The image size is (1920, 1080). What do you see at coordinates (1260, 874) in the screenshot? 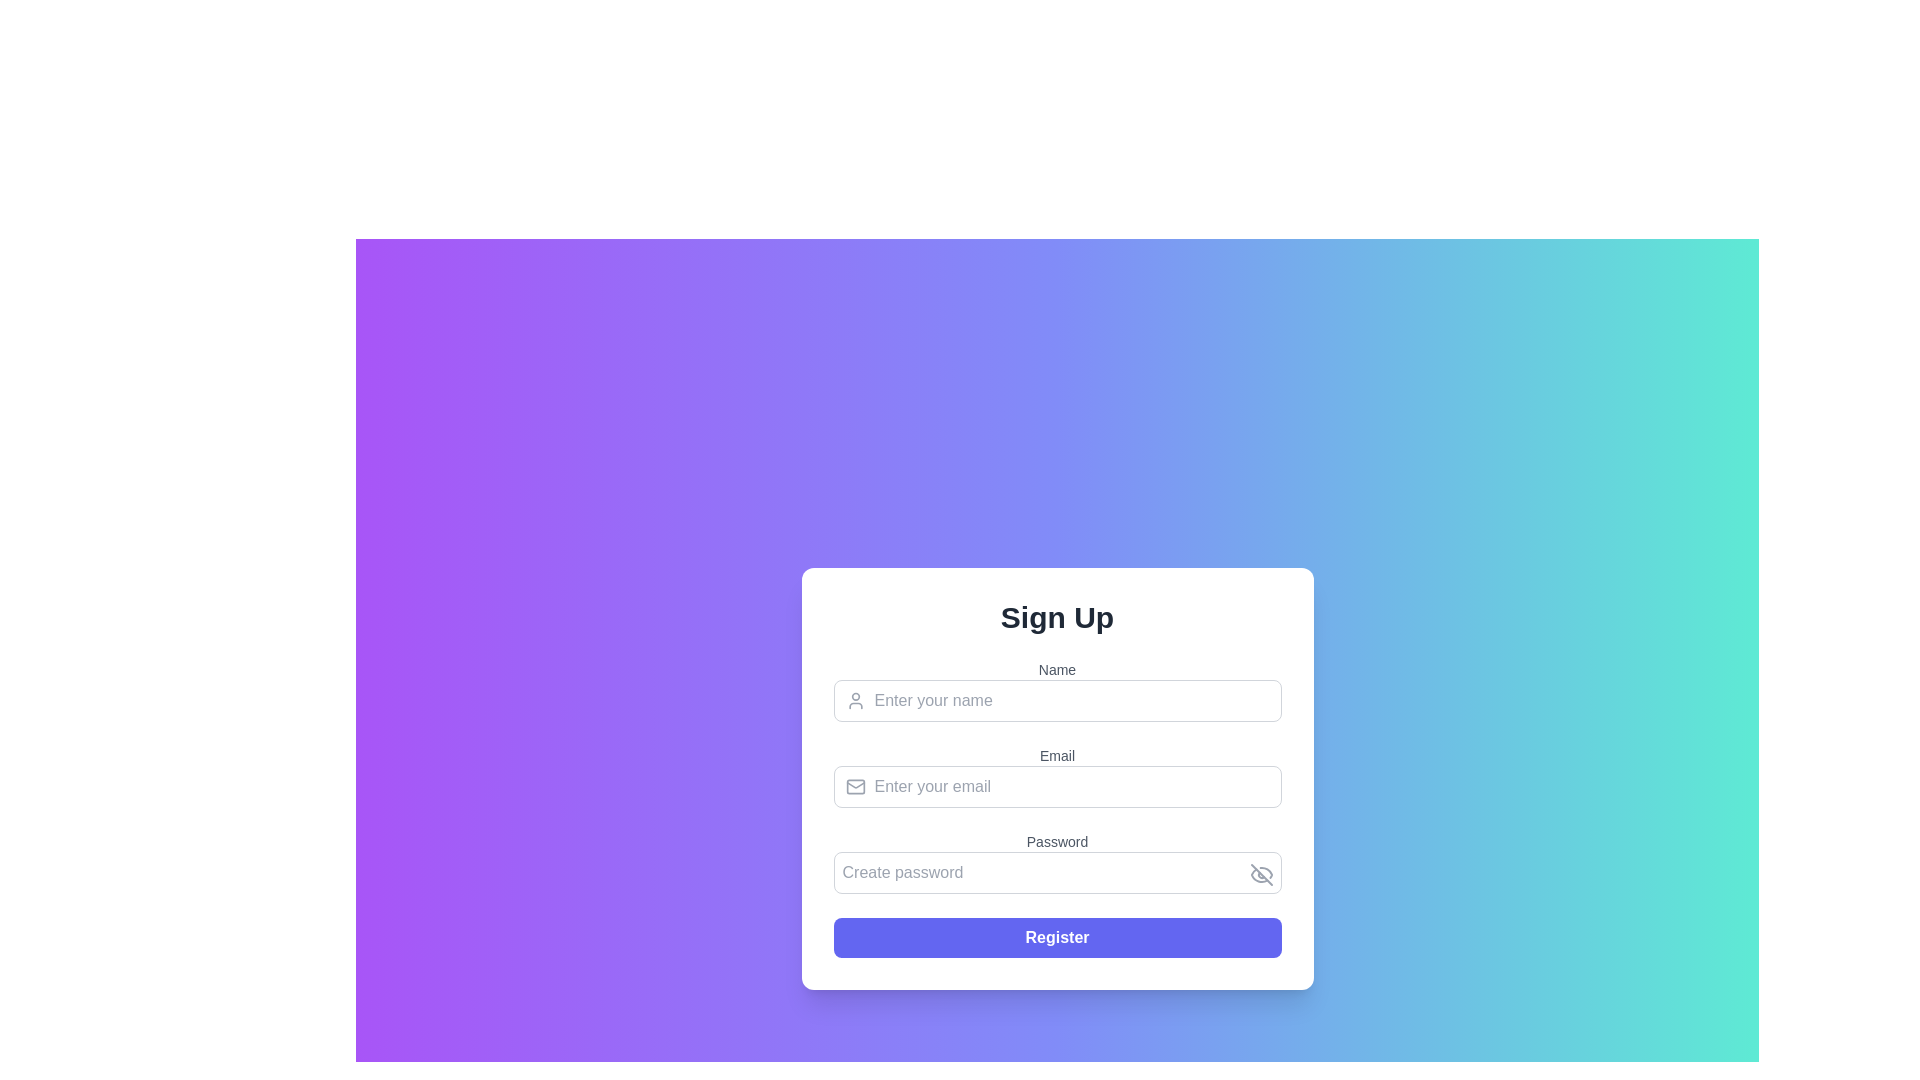
I see `the icon resembling a crossed-out eye, which is positioned to the right of the 'Password' text input field` at bounding box center [1260, 874].